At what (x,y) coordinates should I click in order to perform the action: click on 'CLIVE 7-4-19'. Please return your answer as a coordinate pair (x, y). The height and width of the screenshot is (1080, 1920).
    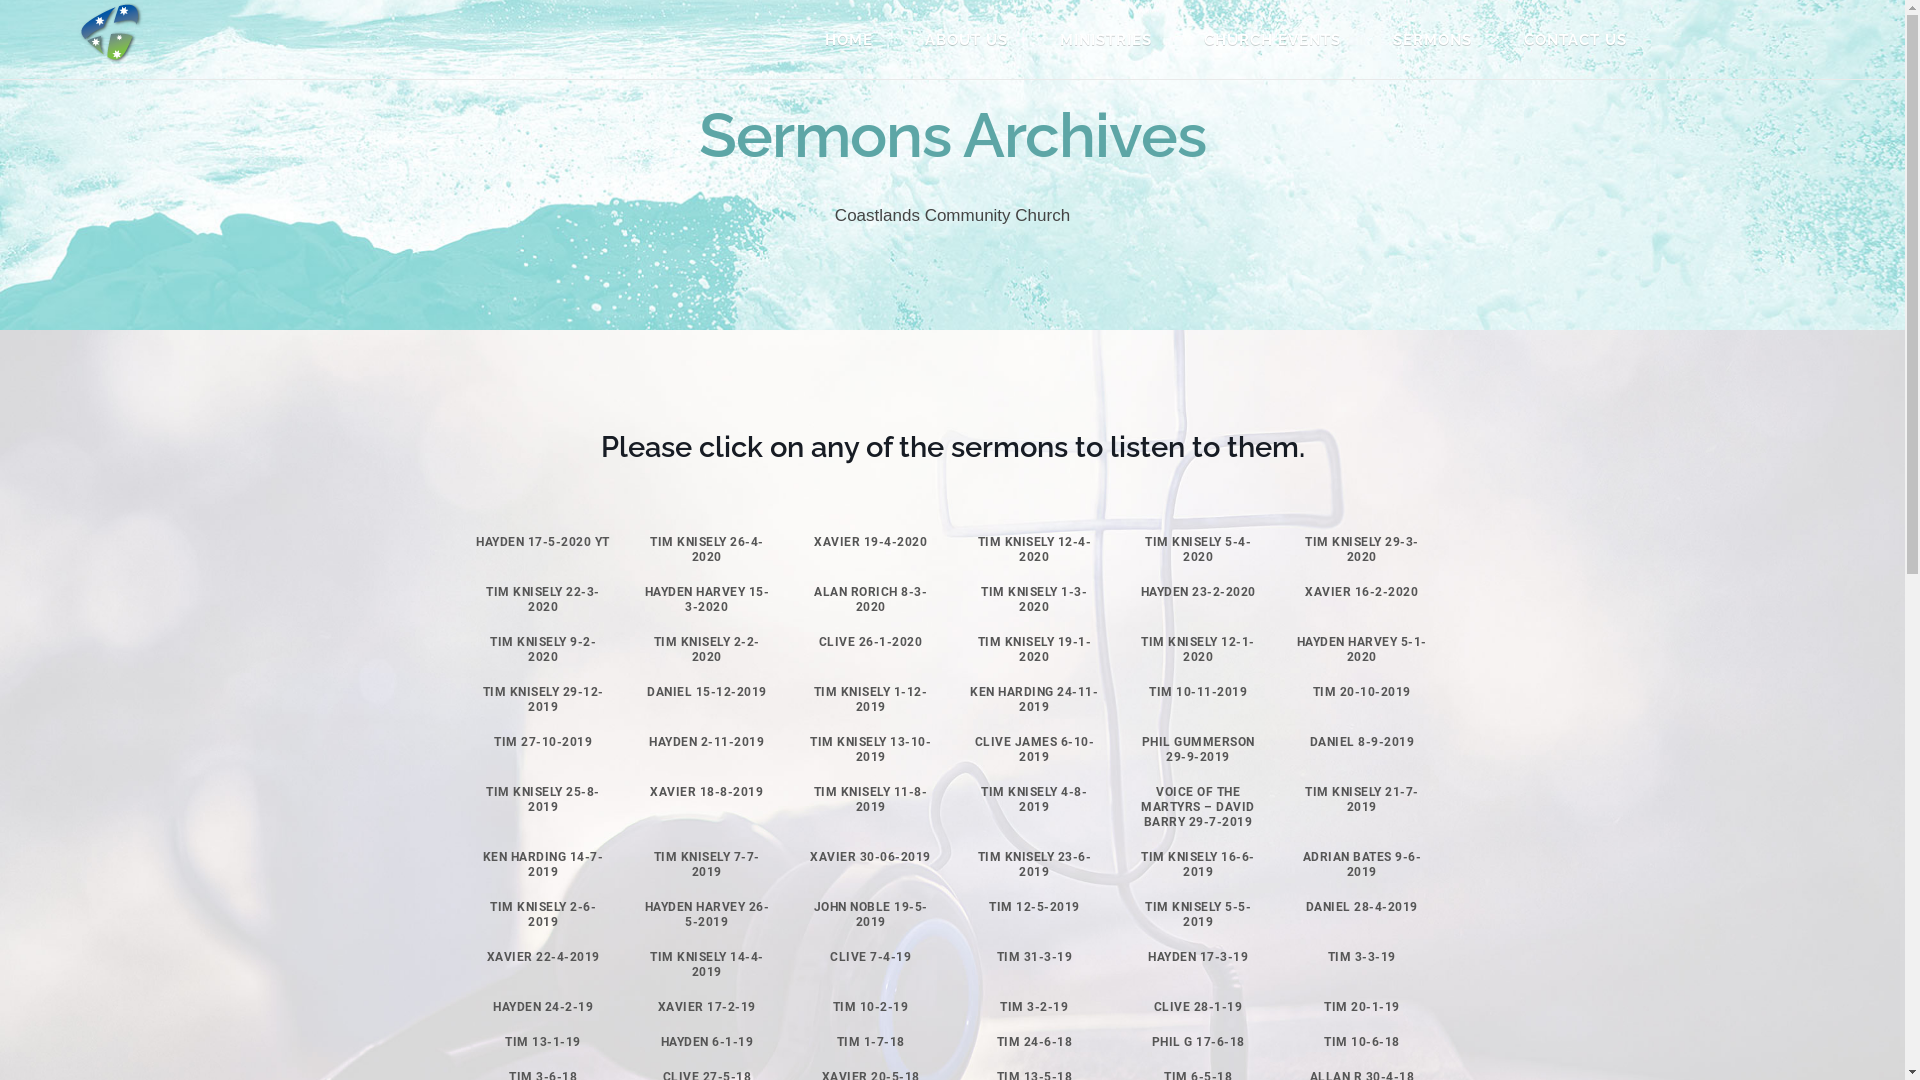
    Looking at the image, I should click on (870, 955).